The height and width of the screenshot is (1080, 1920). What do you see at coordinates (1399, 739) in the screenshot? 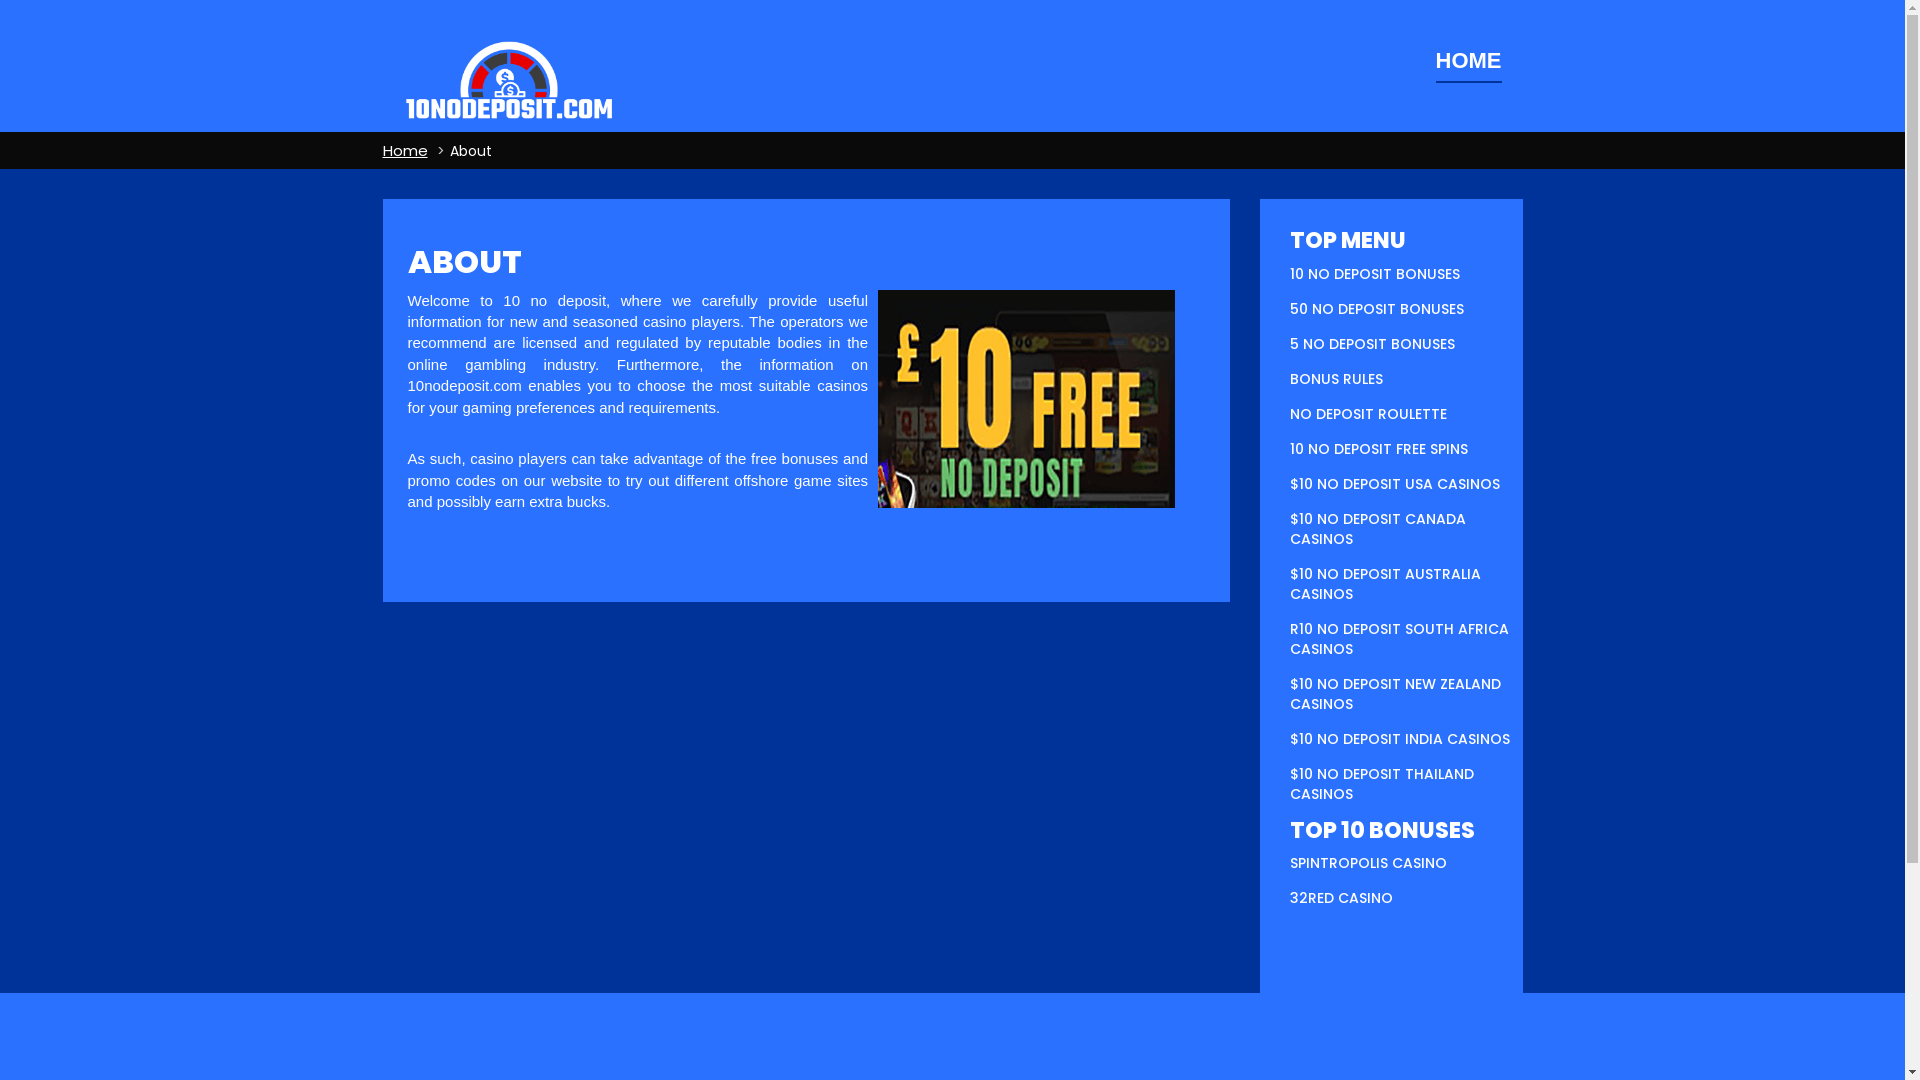
I see `'$10 NO DEPOSIT INDIA CASINOS'` at bounding box center [1399, 739].